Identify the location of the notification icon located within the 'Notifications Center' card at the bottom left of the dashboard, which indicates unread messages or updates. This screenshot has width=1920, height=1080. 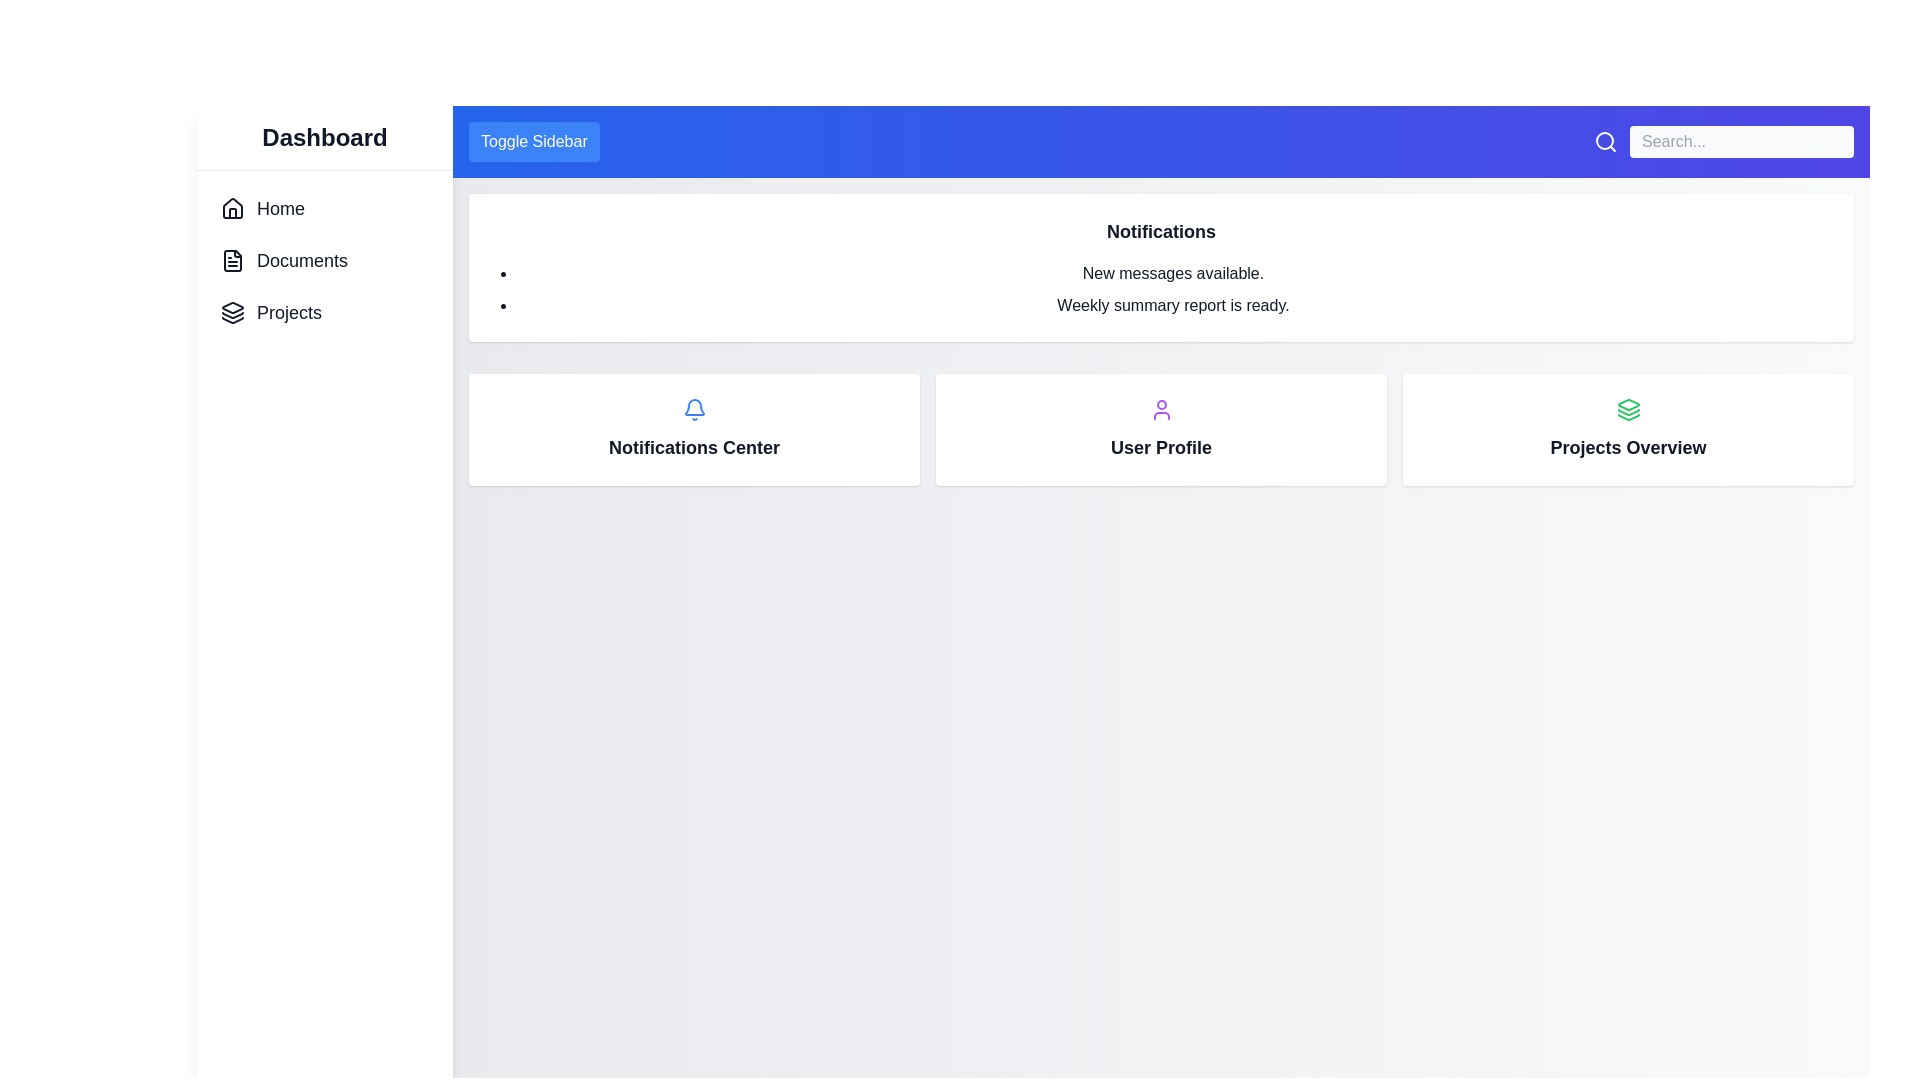
(694, 408).